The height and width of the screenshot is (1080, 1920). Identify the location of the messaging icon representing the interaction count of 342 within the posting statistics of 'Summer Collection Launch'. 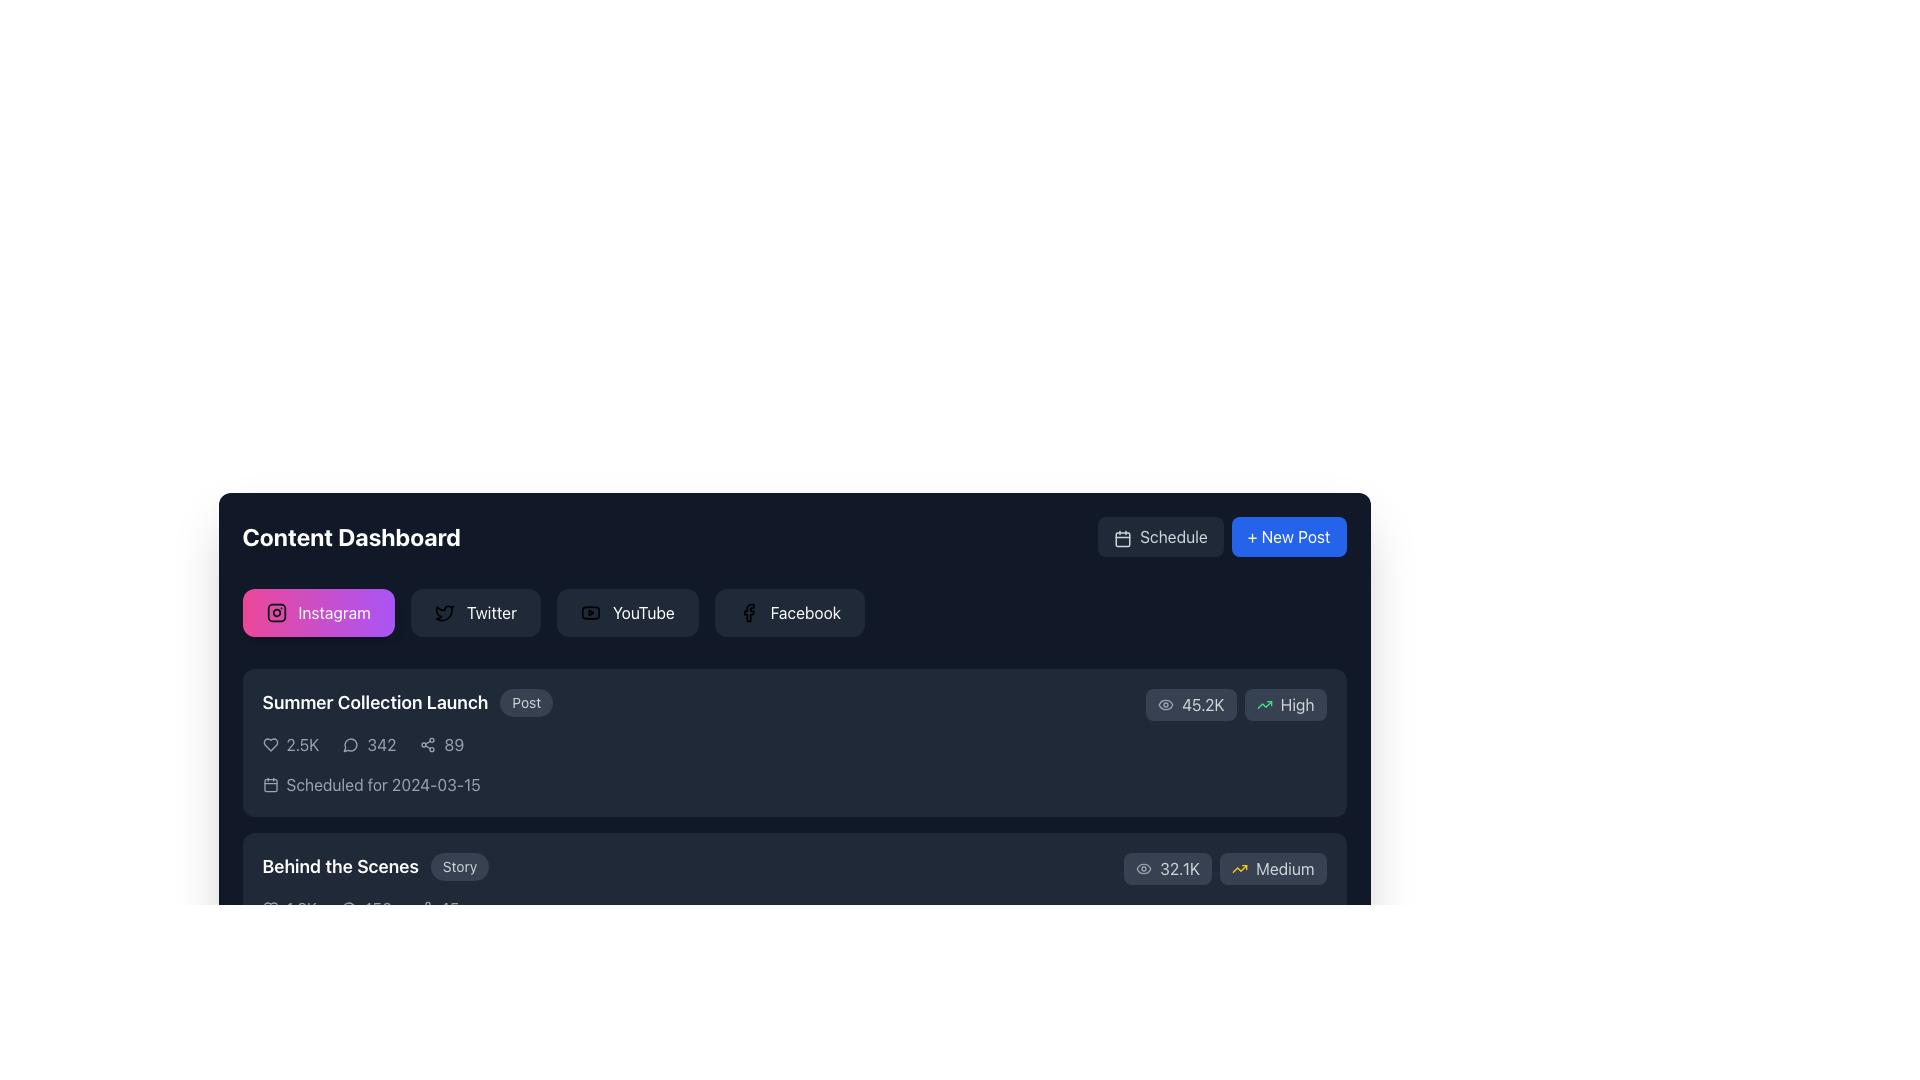
(350, 745).